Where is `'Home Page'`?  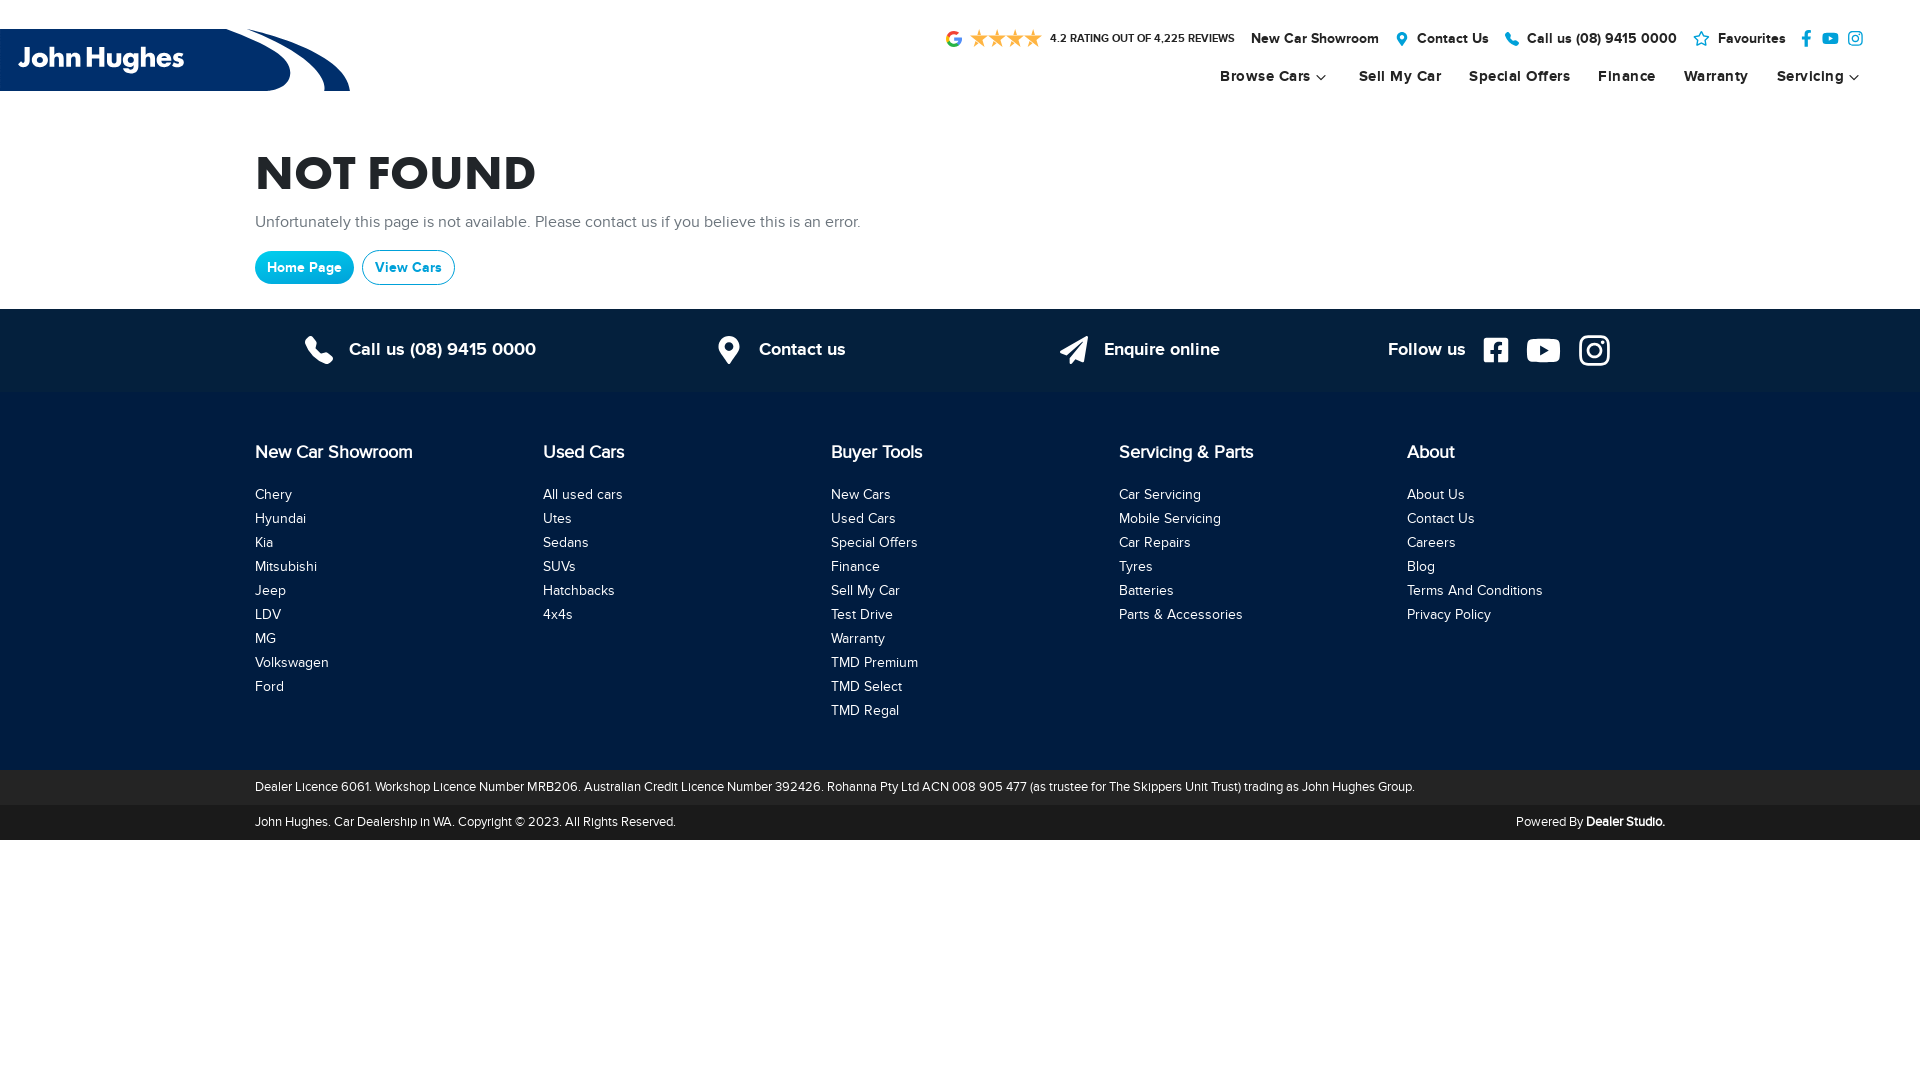
'Home Page' is located at coordinates (253, 266).